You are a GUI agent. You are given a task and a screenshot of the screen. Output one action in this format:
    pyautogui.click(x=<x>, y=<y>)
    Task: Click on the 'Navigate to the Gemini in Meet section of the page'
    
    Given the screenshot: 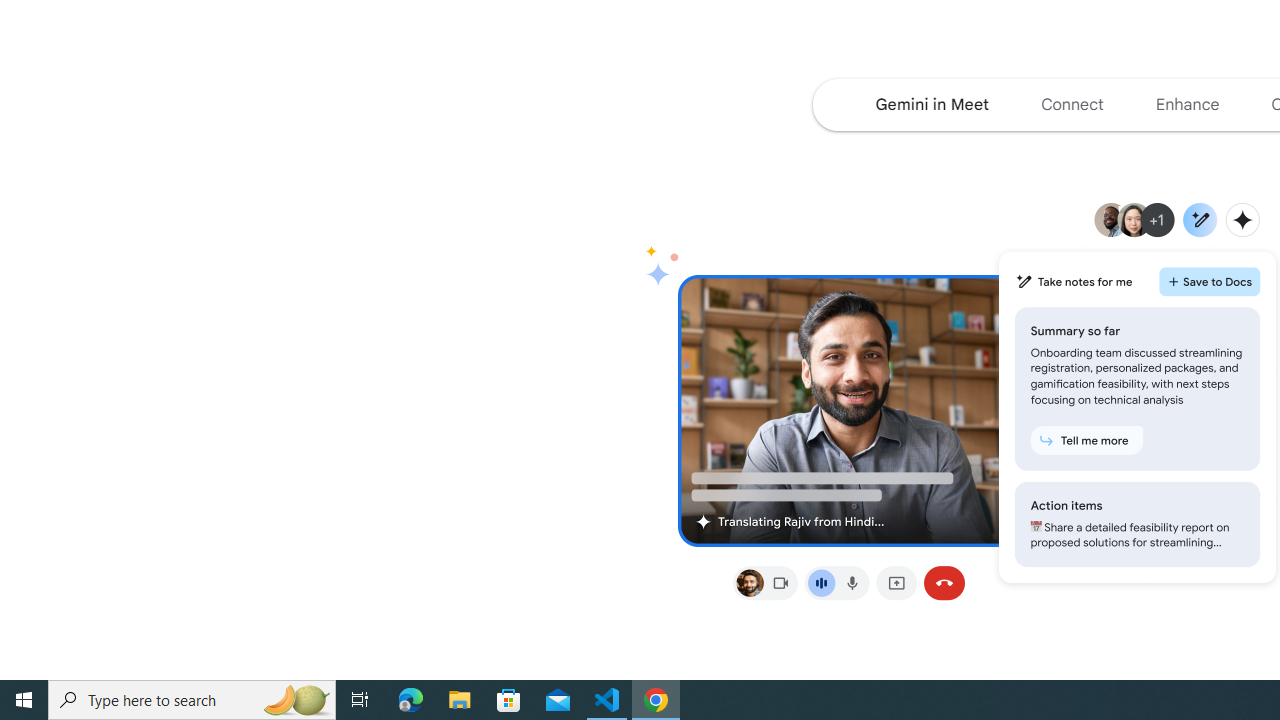 What is the action you would take?
    pyautogui.click(x=931, y=104)
    